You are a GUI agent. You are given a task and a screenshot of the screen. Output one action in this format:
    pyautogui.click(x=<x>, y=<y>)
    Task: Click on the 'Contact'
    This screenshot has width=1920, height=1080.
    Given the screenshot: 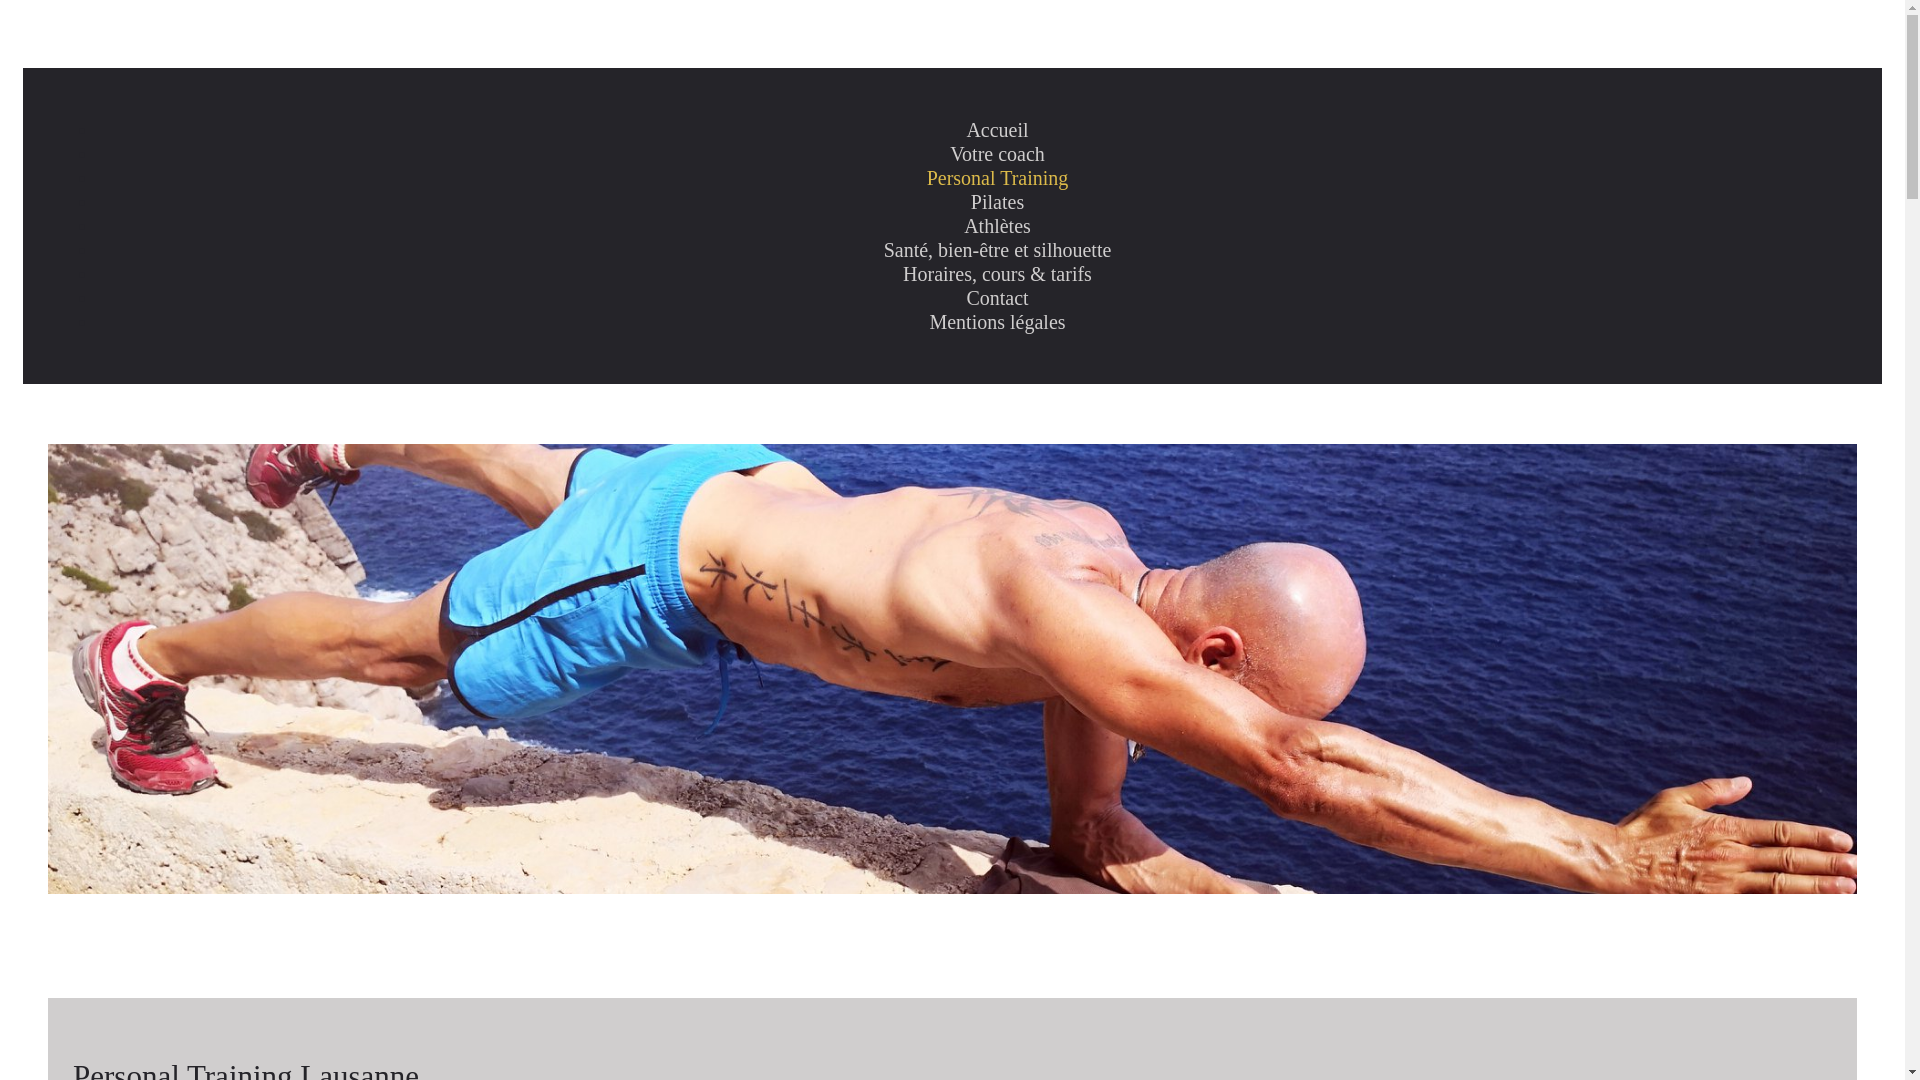 What is the action you would take?
    pyautogui.click(x=997, y=297)
    